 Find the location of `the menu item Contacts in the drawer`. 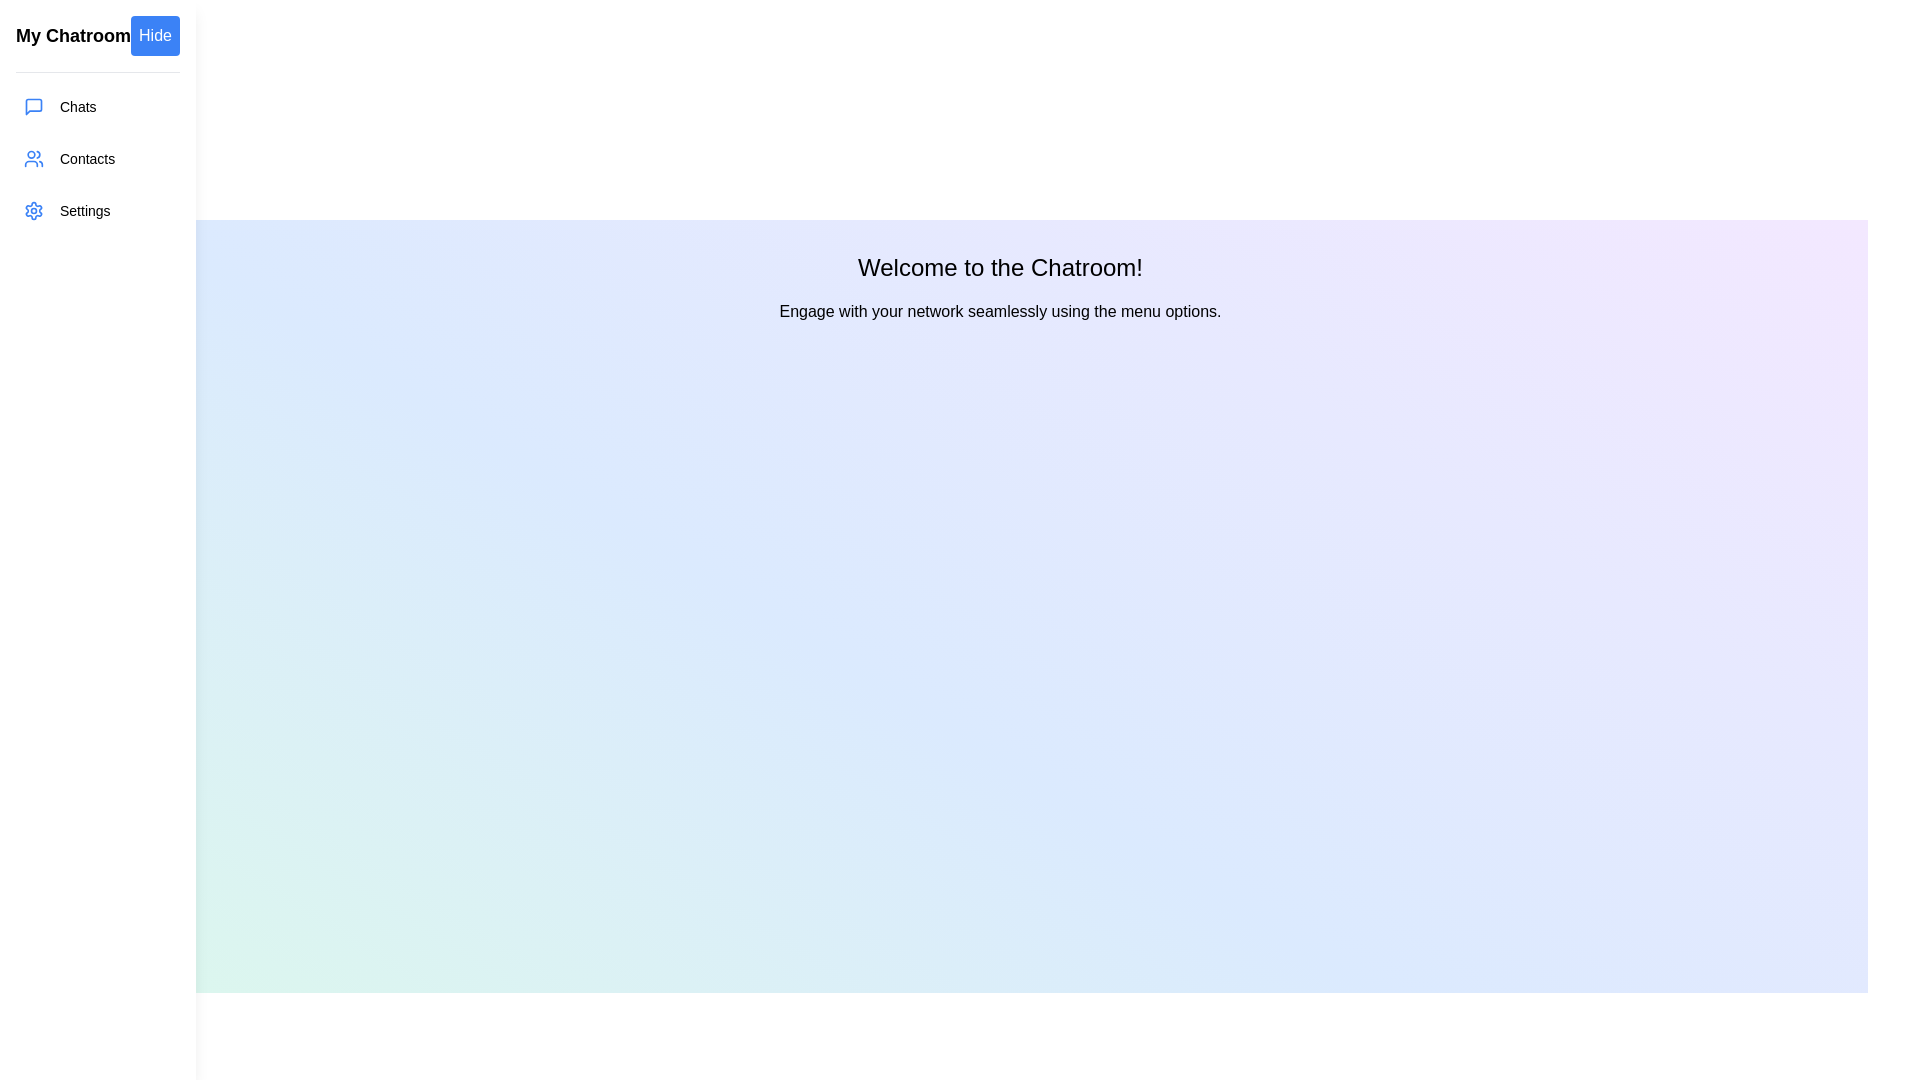

the menu item Contacts in the drawer is located at coordinates (95, 157).